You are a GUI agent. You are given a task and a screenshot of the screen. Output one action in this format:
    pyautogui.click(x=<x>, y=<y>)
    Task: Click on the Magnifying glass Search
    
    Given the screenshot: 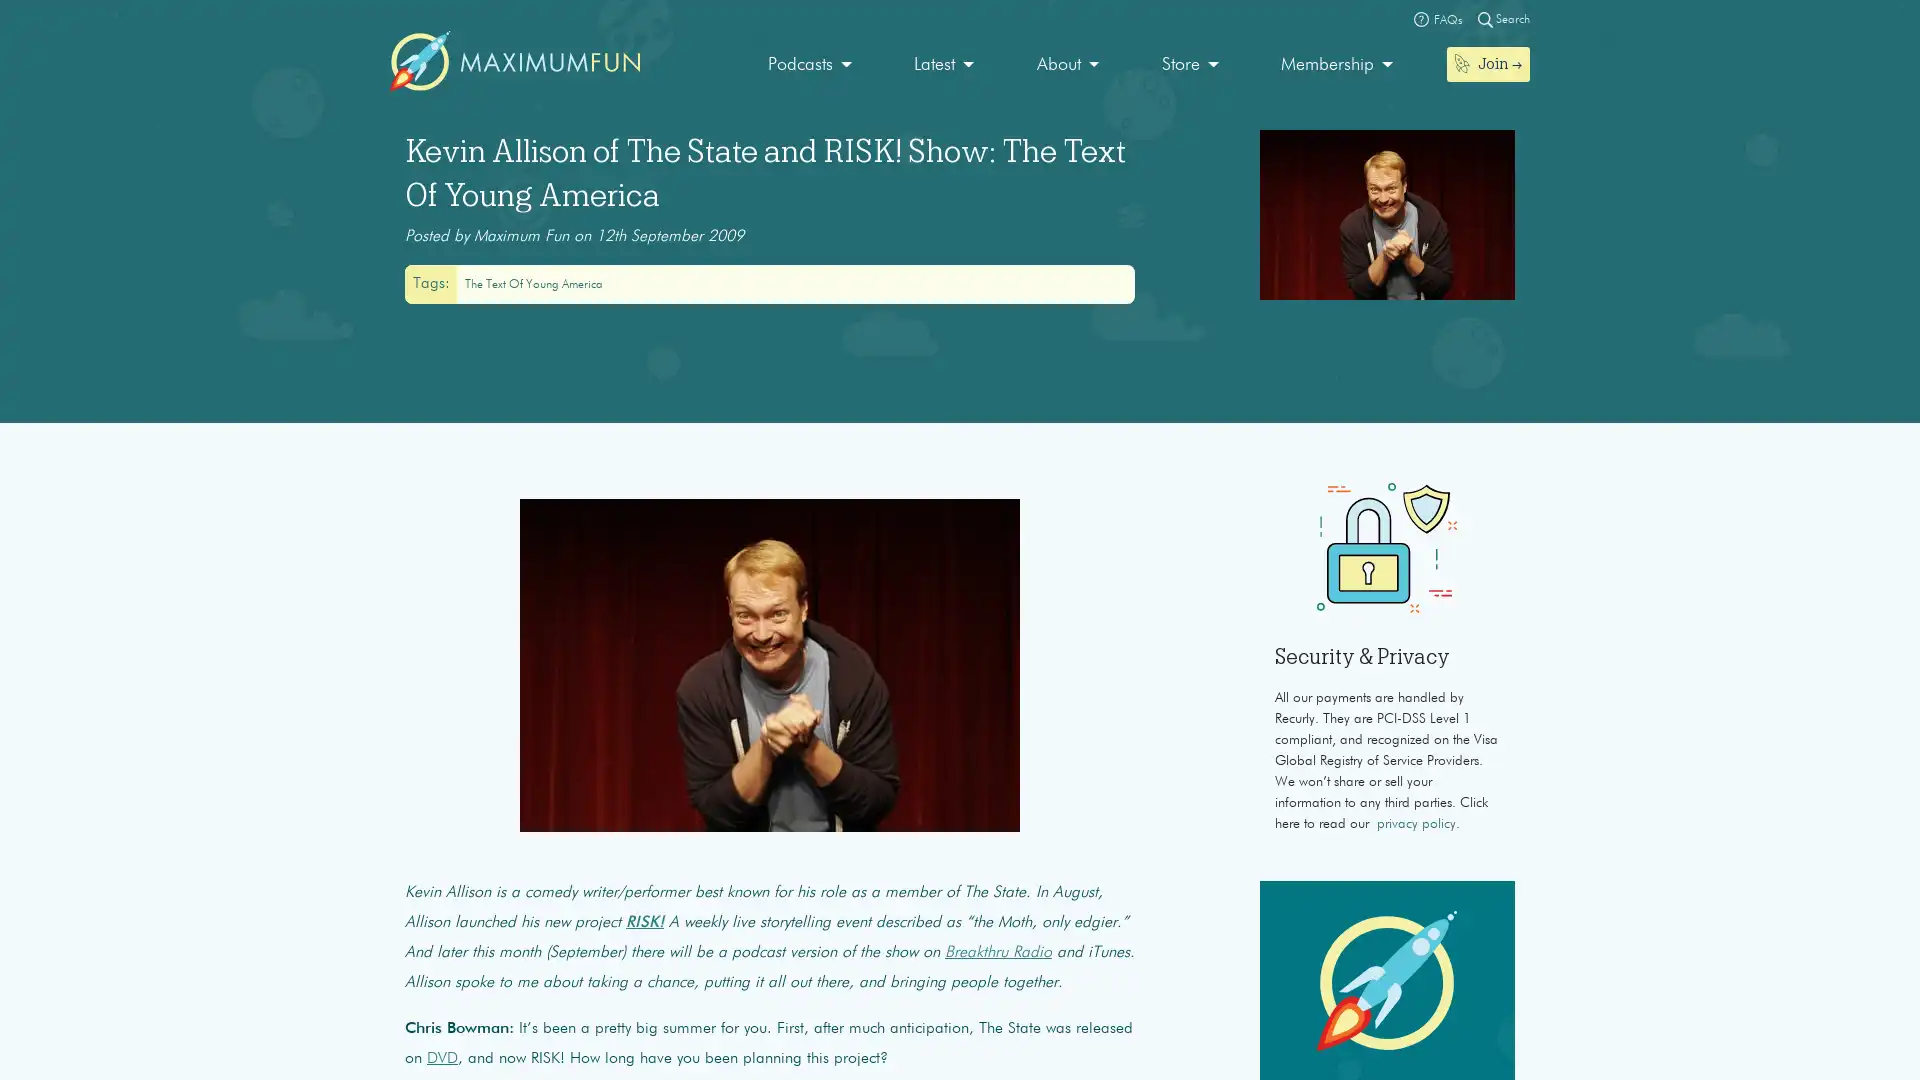 What is the action you would take?
    pyautogui.click(x=1503, y=19)
    